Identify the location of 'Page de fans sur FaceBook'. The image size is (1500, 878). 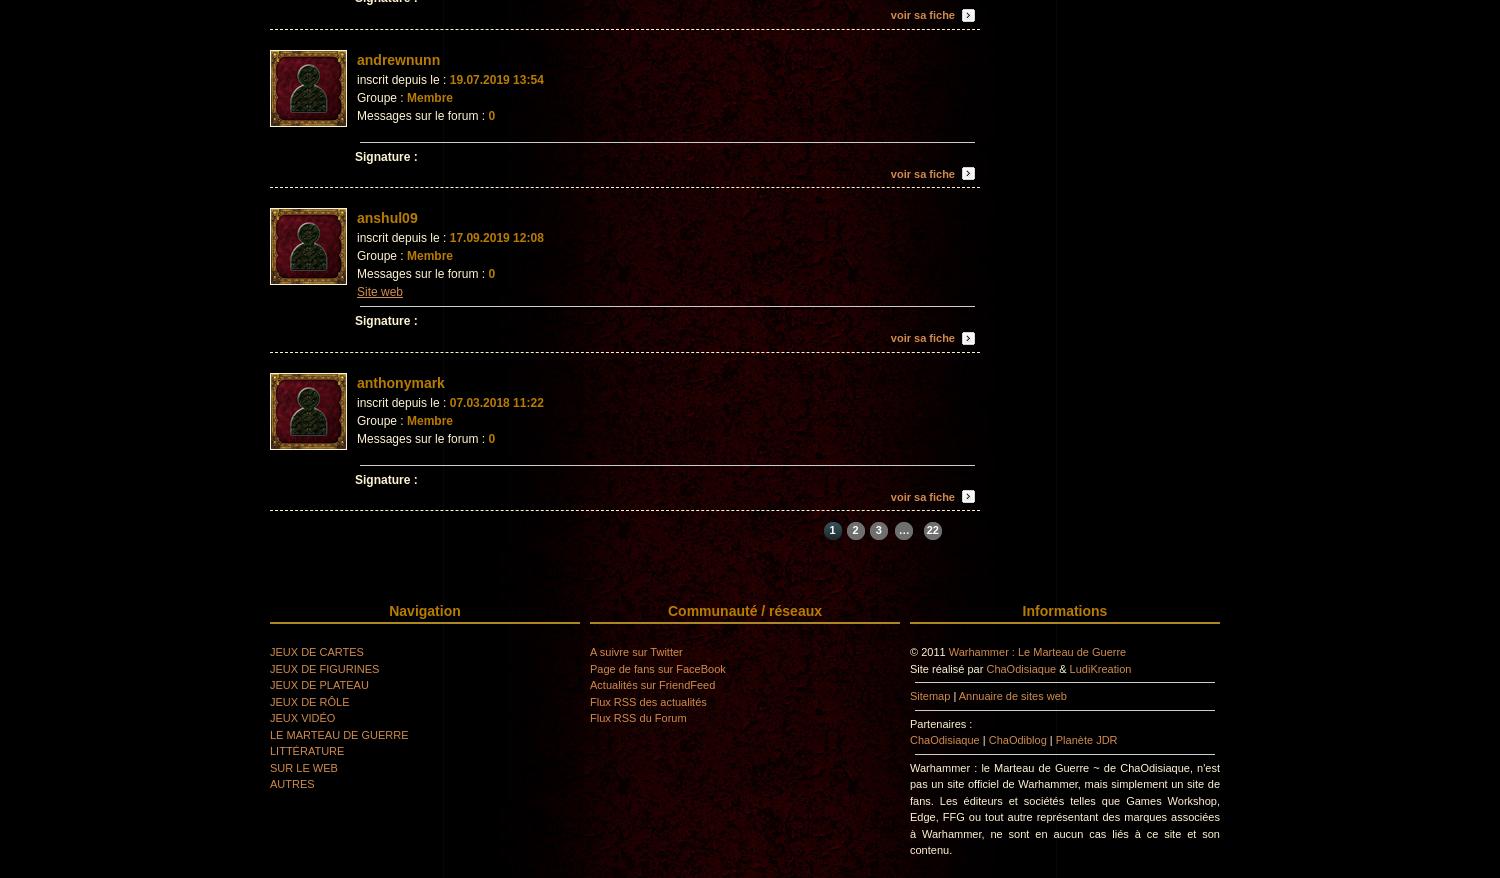
(657, 667).